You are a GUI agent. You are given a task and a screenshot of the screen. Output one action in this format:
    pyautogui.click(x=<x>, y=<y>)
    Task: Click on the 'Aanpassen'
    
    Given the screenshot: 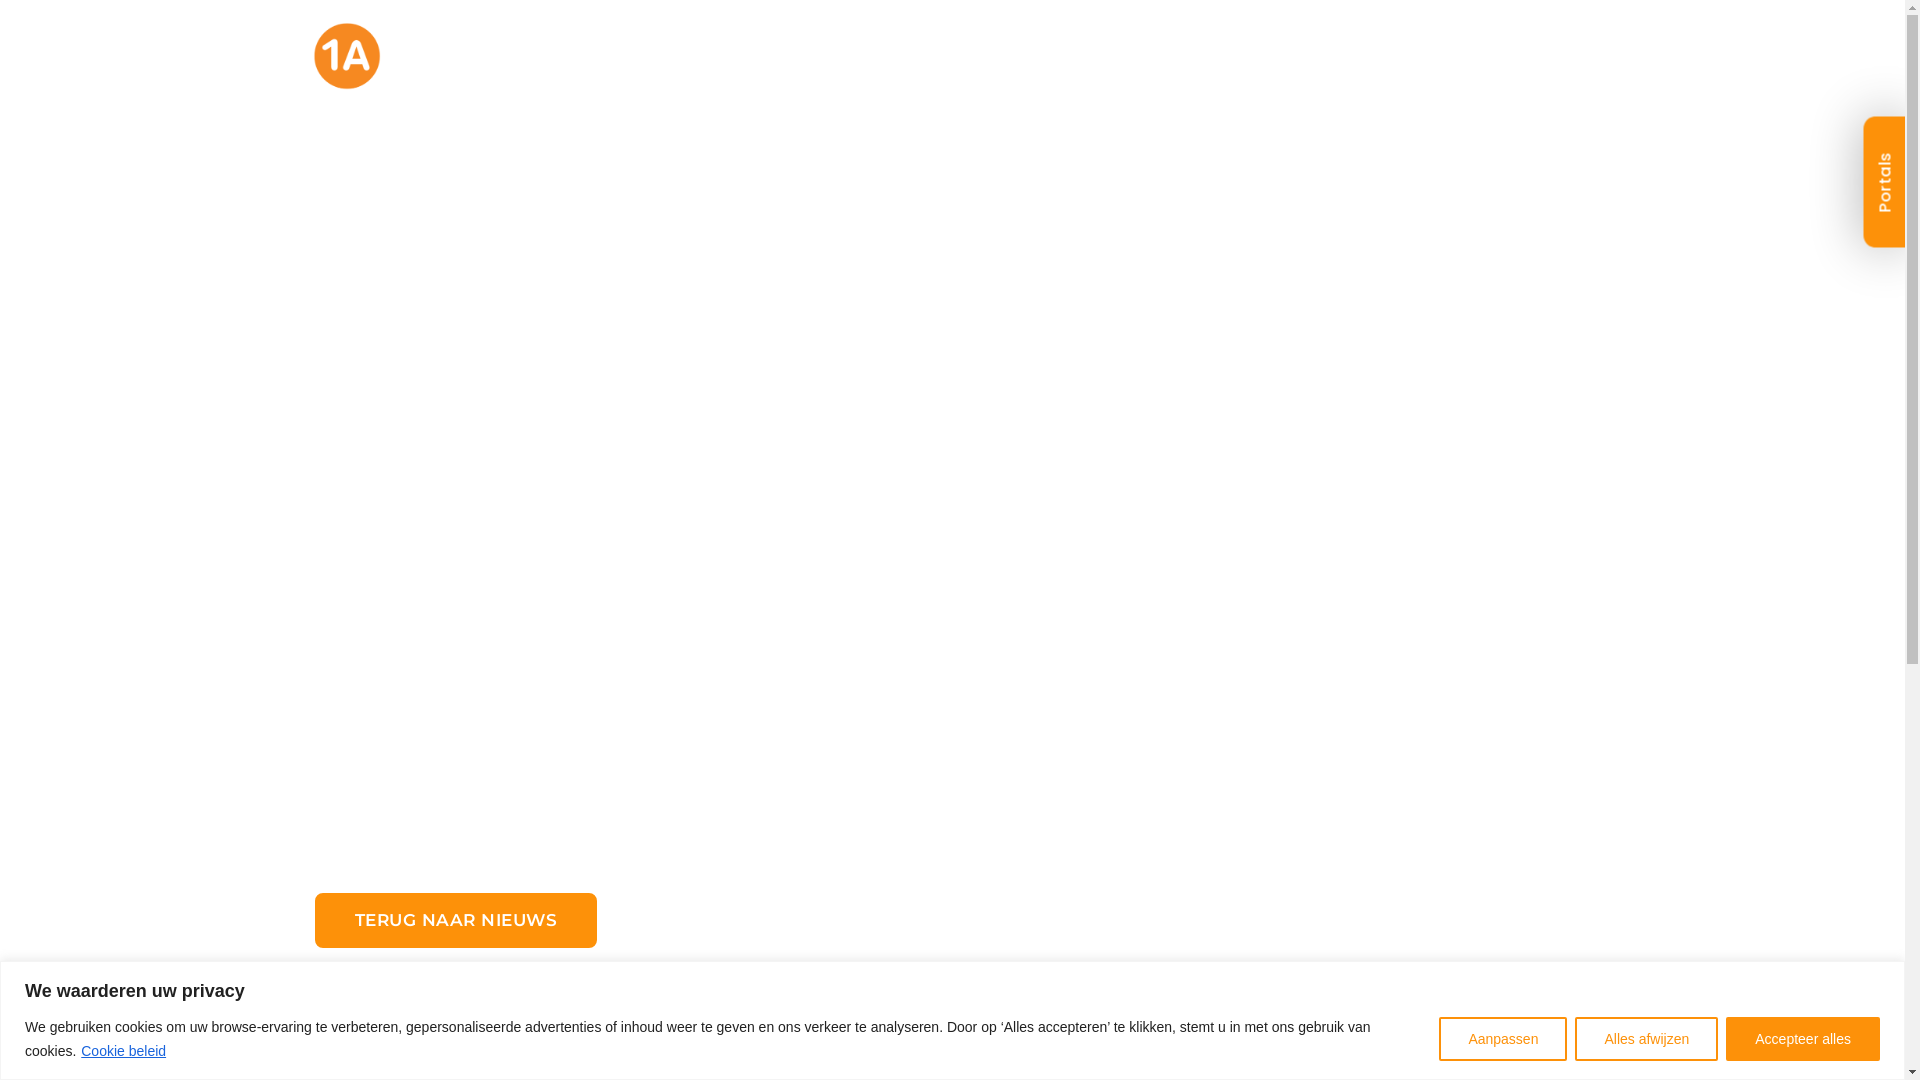 What is the action you would take?
    pyautogui.click(x=1502, y=1036)
    